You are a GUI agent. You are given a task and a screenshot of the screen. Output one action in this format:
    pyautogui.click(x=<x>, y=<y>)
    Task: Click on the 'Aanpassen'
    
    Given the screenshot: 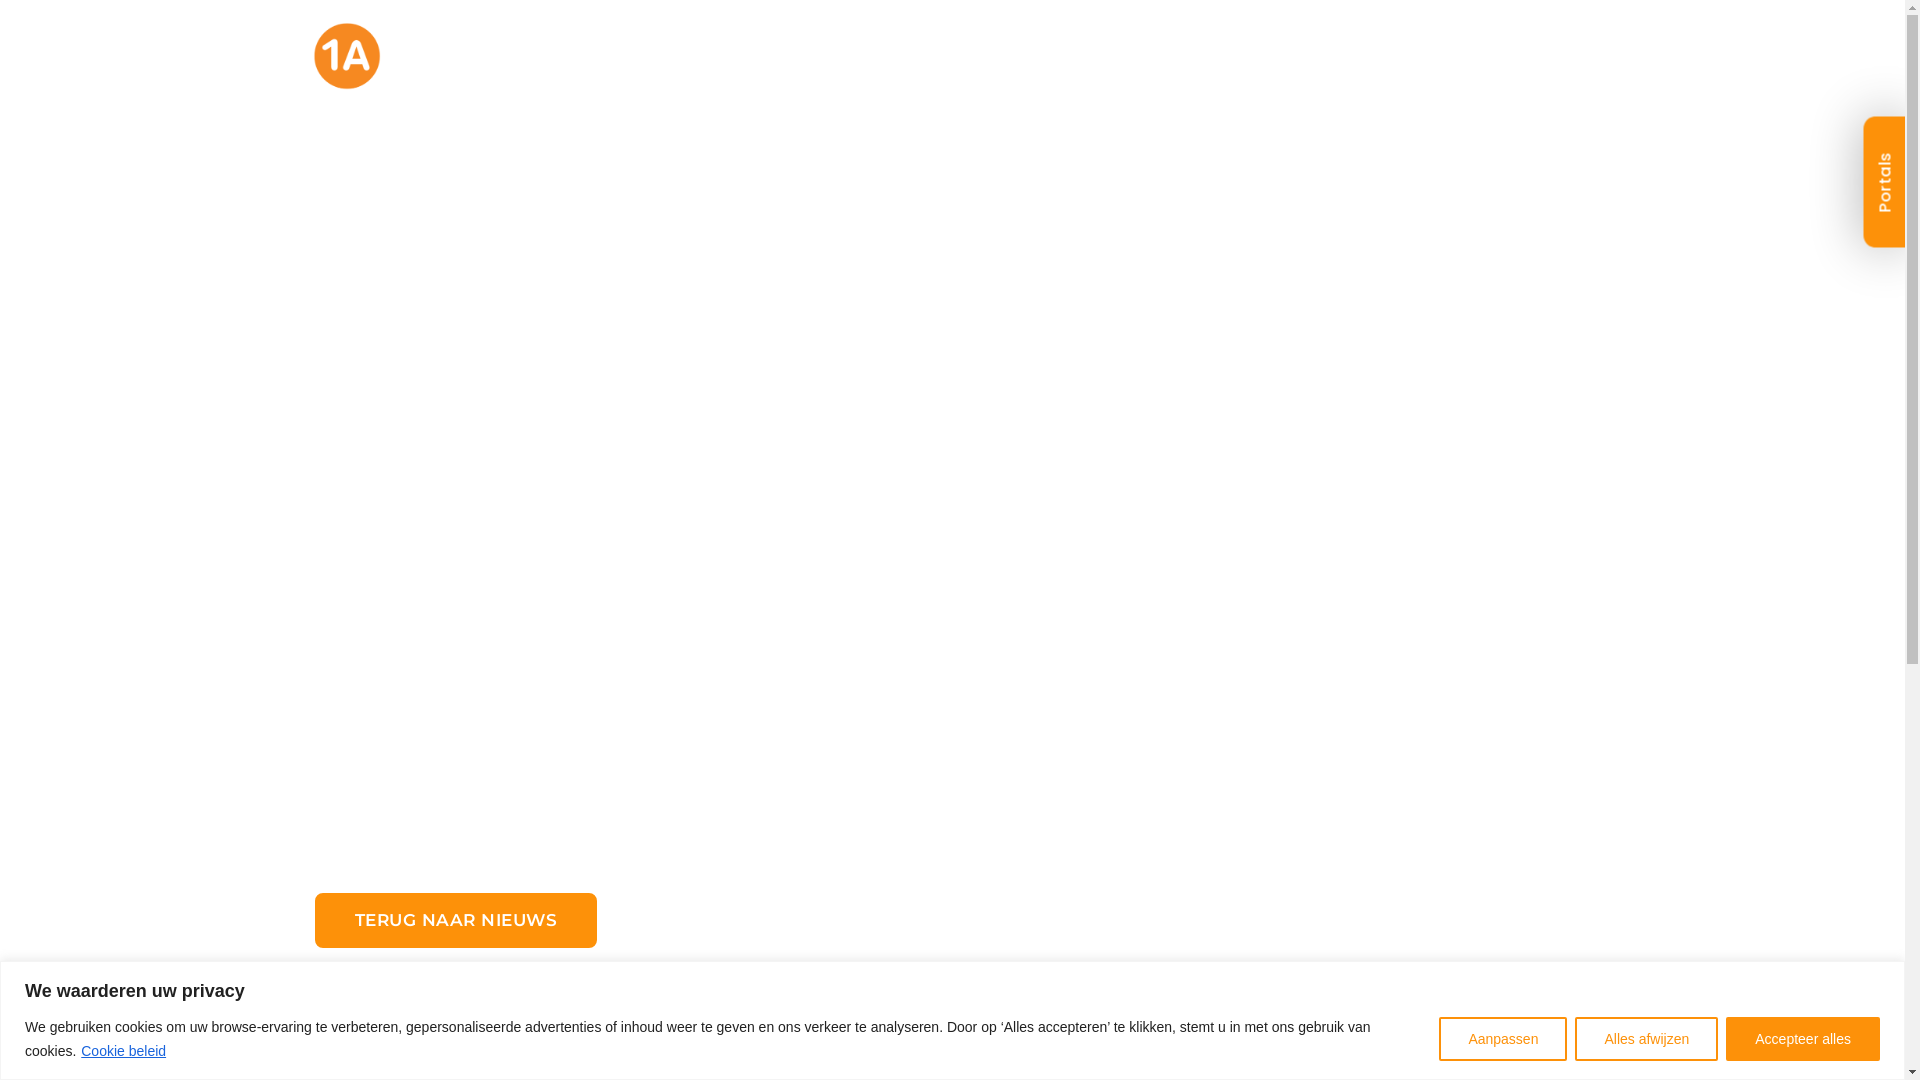 What is the action you would take?
    pyautogui.click(x=1502, y=1036)
    